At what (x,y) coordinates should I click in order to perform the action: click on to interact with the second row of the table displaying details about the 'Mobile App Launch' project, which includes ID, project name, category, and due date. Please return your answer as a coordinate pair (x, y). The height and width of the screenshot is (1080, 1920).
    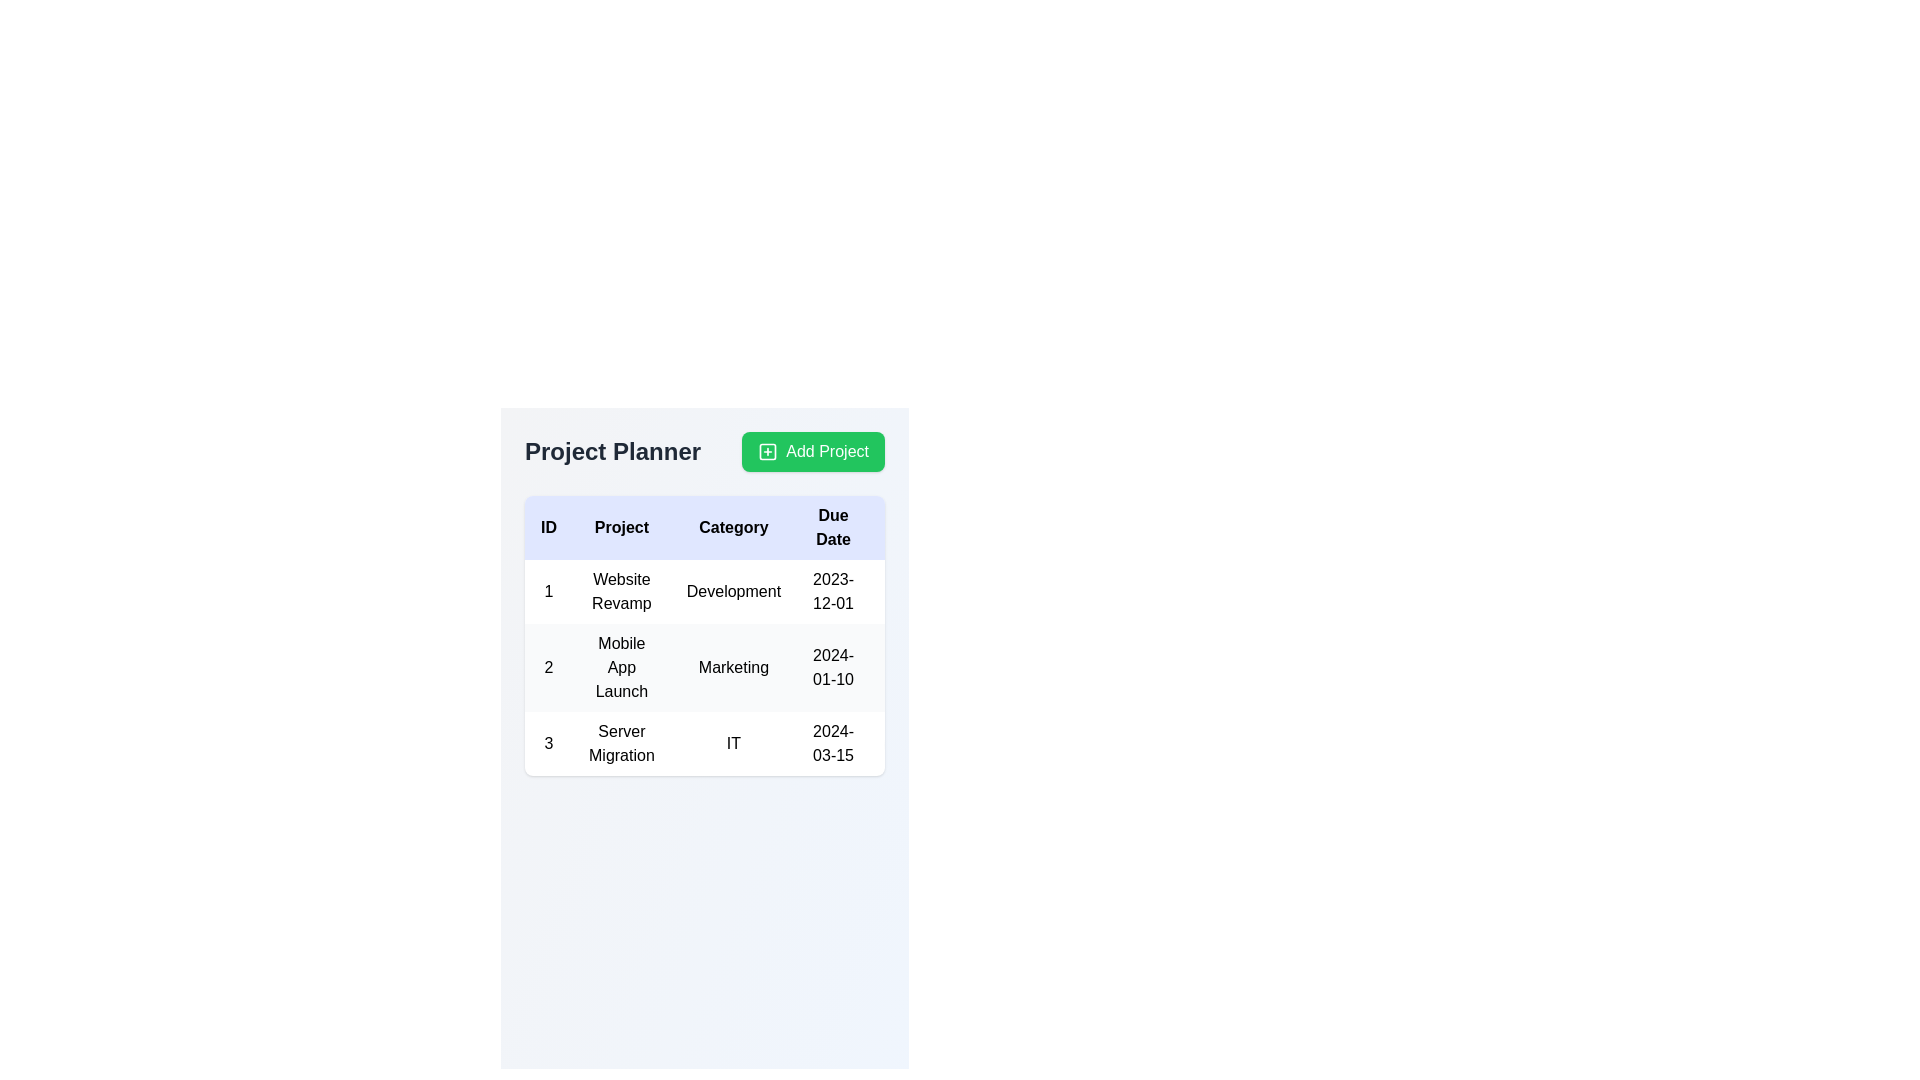
    Looking at the image, I should click on (811, 667).